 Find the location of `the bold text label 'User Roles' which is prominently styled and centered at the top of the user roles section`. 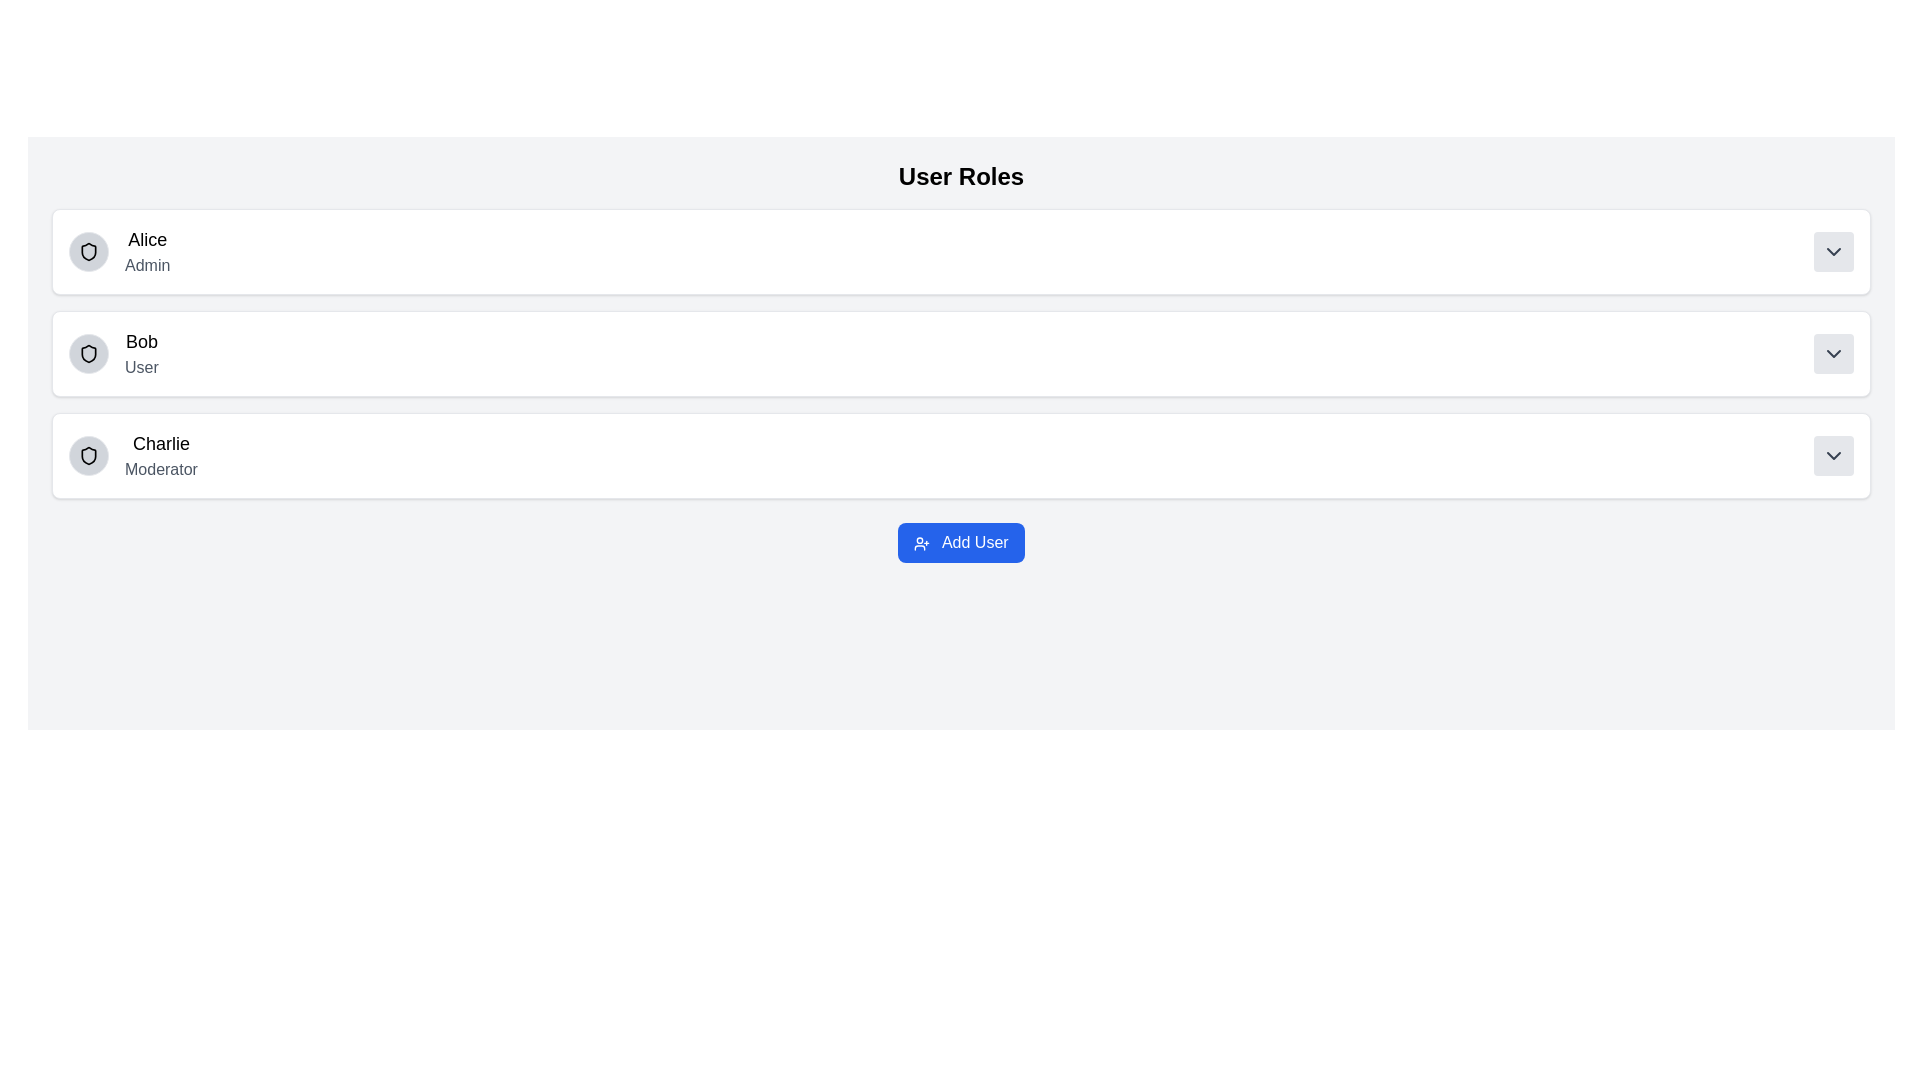

the bold text label 'User Roles' which is prominently styled and centered at the top of the user roles section is located at coordinates (961, 176).